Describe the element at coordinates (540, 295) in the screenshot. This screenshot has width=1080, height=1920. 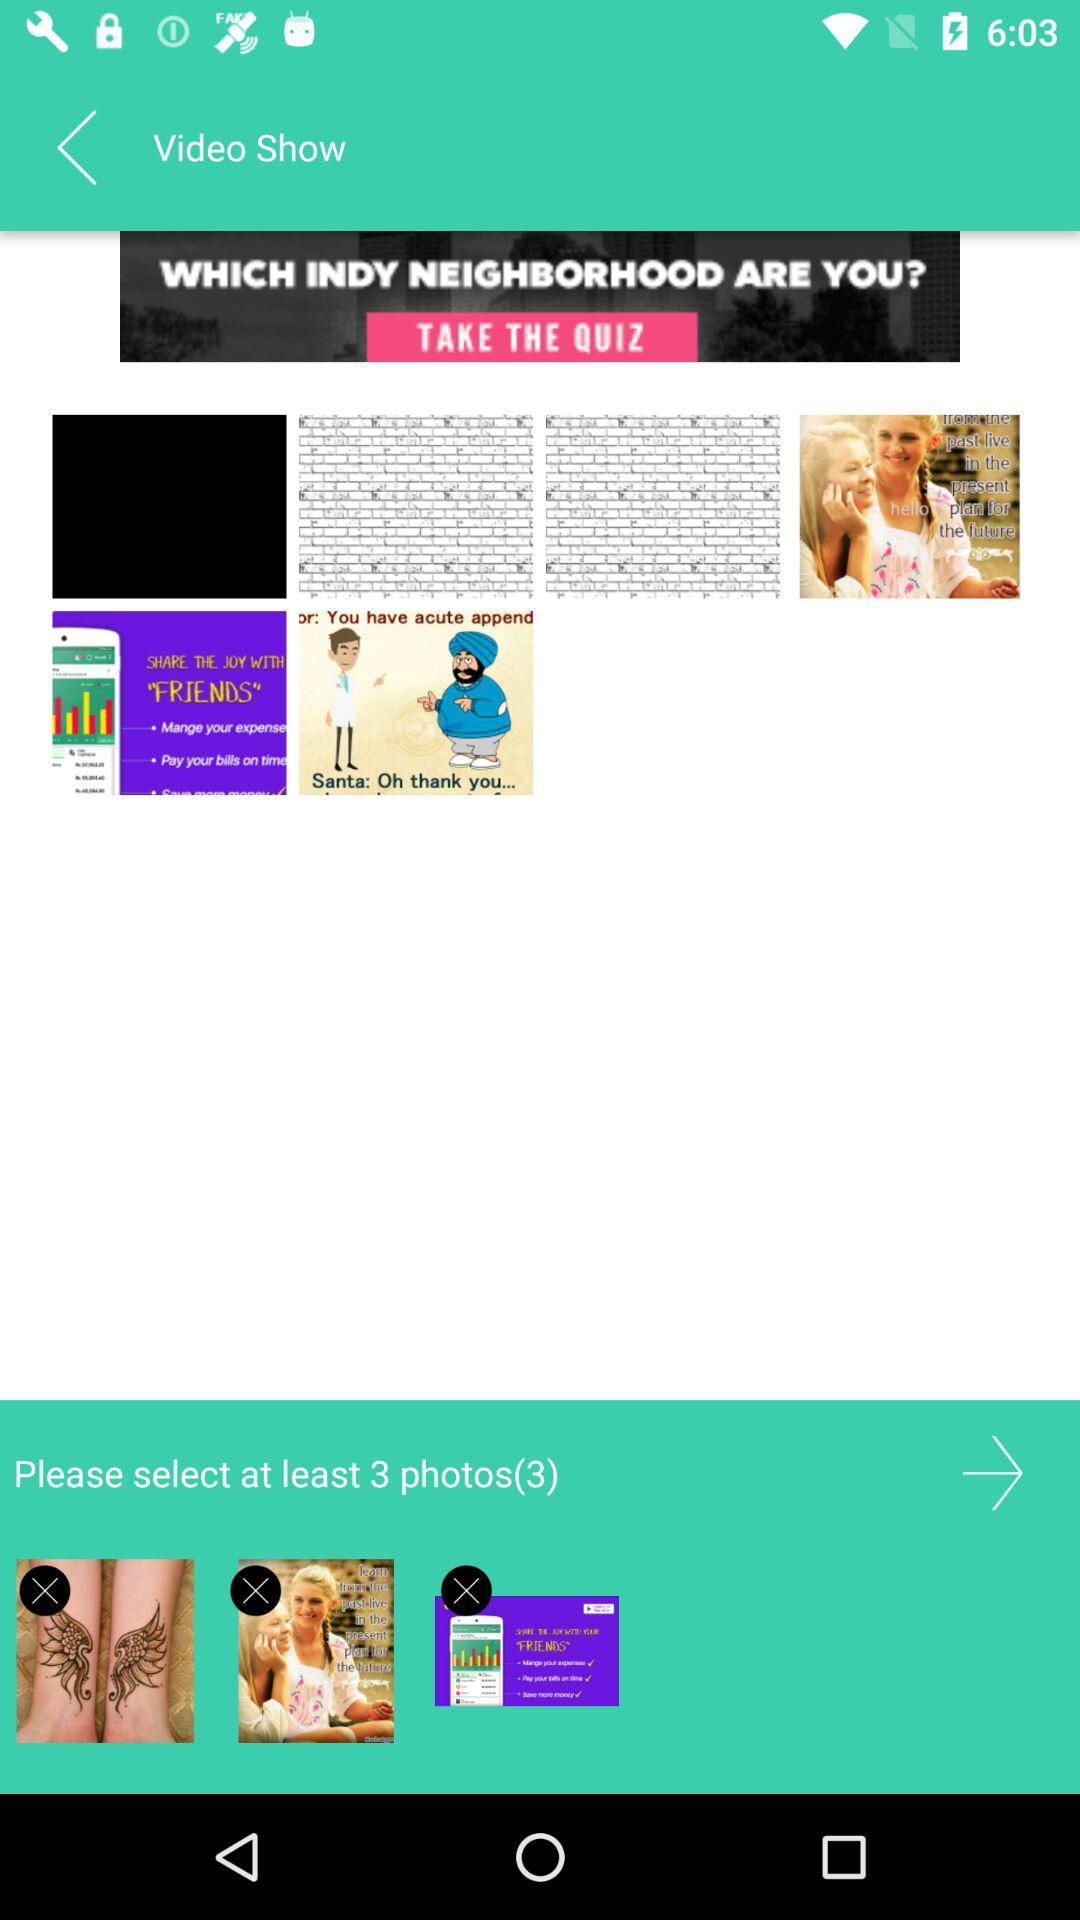
I see `open the advertisement link` at that location.